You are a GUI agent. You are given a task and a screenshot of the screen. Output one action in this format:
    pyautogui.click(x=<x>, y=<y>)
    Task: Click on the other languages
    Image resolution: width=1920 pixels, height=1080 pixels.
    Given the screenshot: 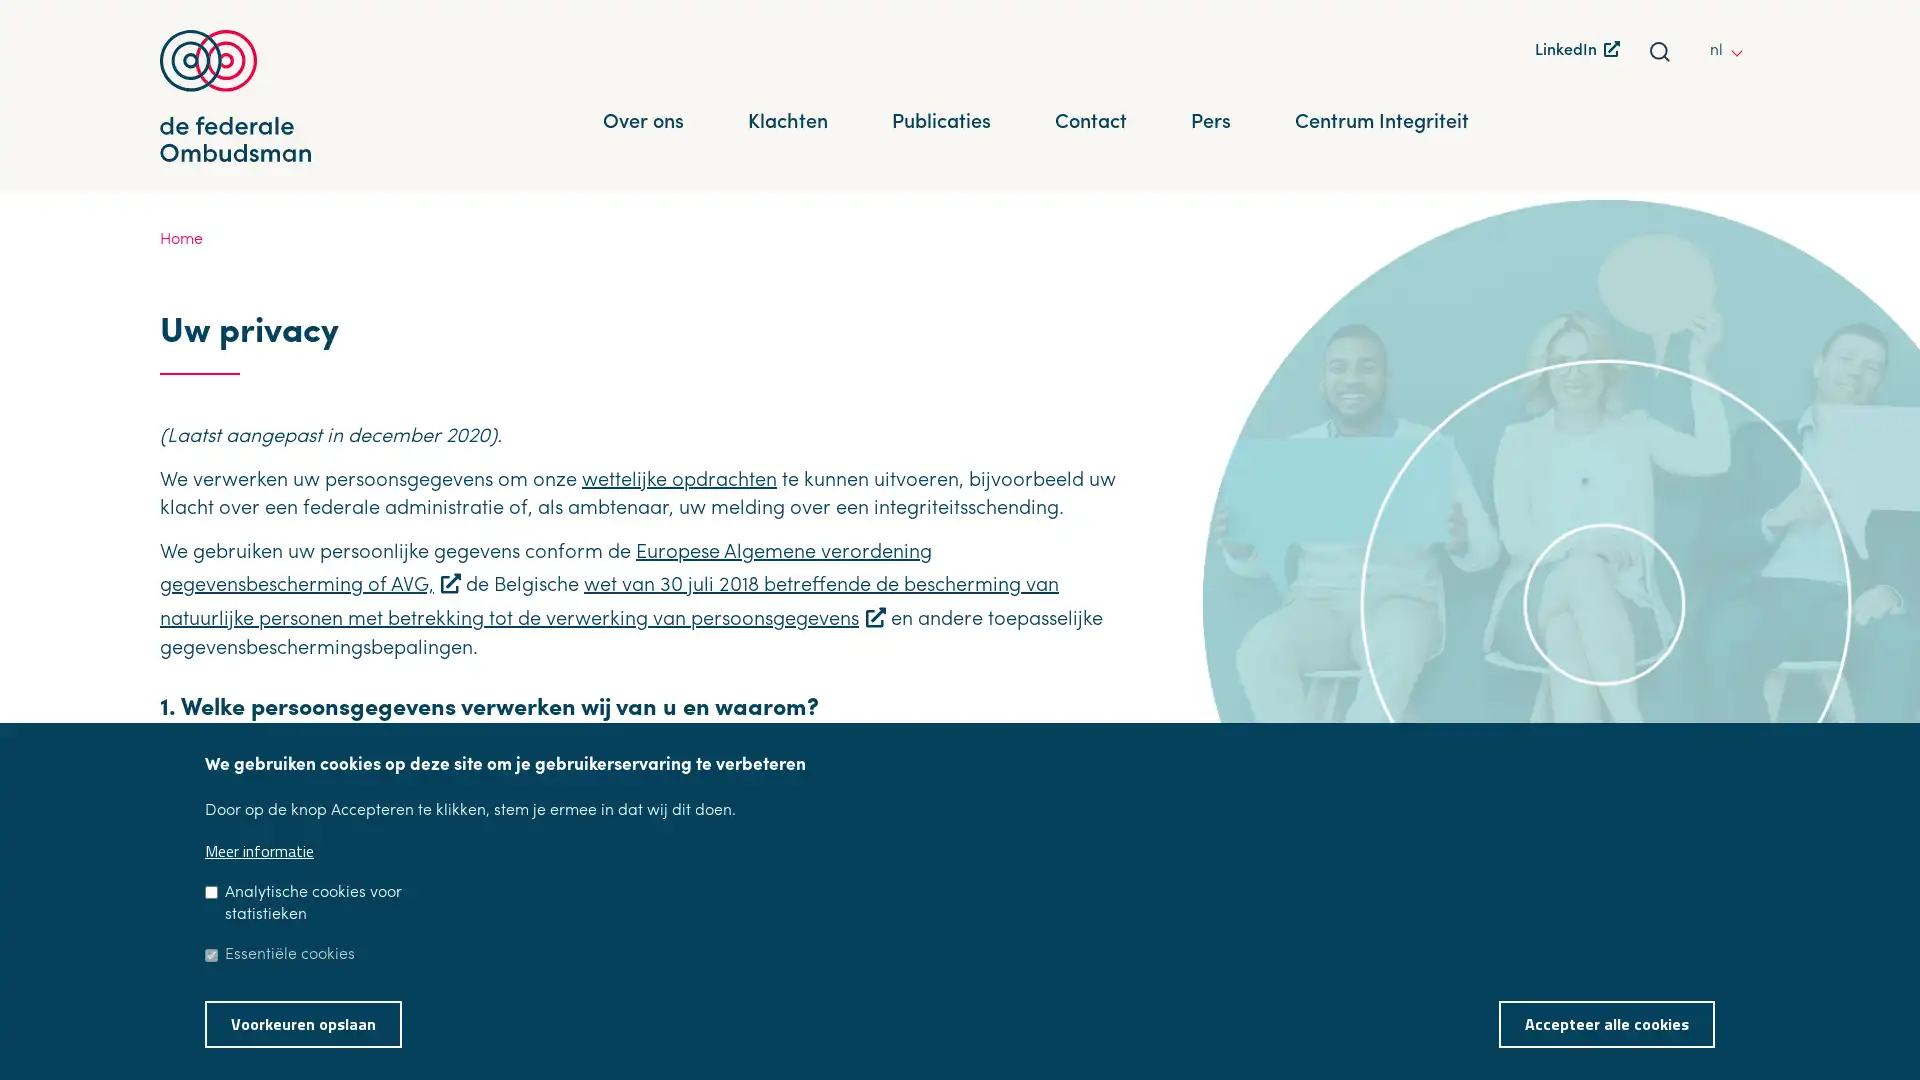 What is the action you would take?
    pyautogui.click(x=1741, y=49)
    